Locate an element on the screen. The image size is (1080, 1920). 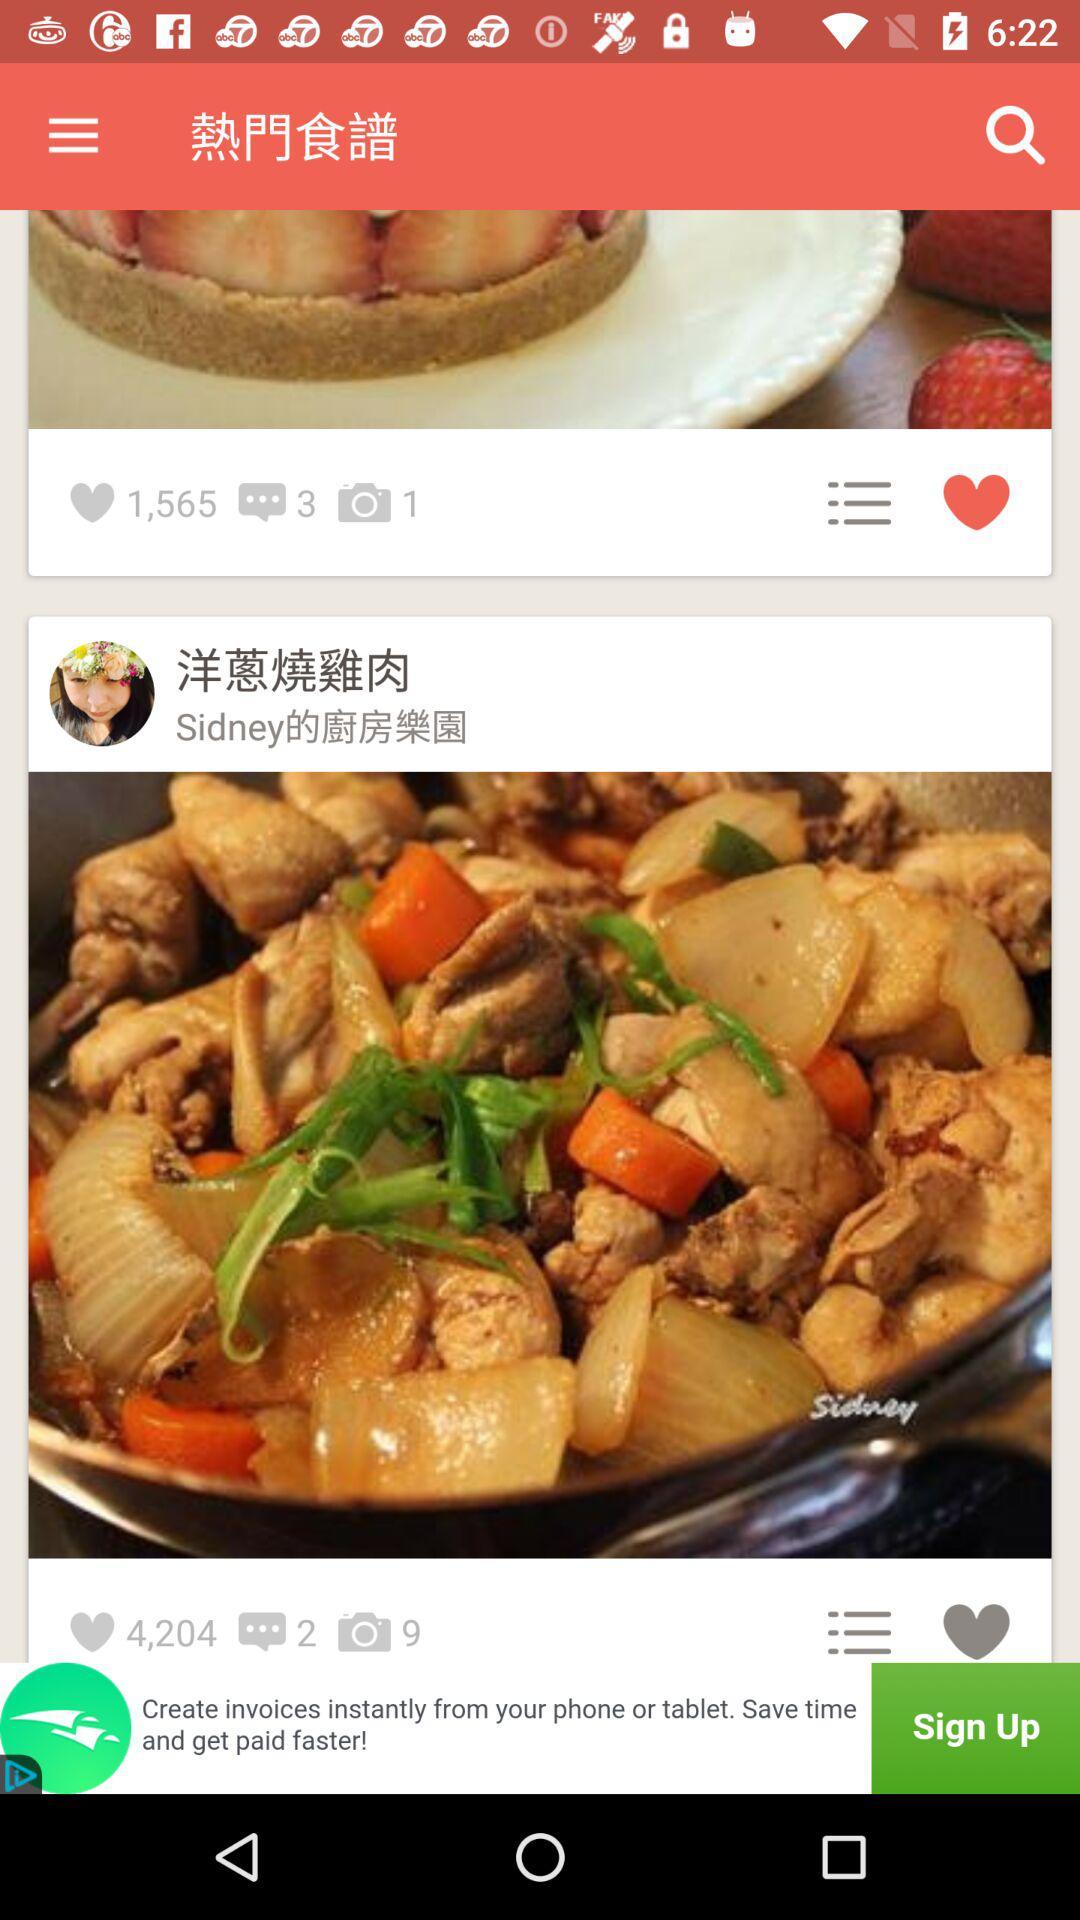
the menu button next to 1 is located at coordinates (858, 502).